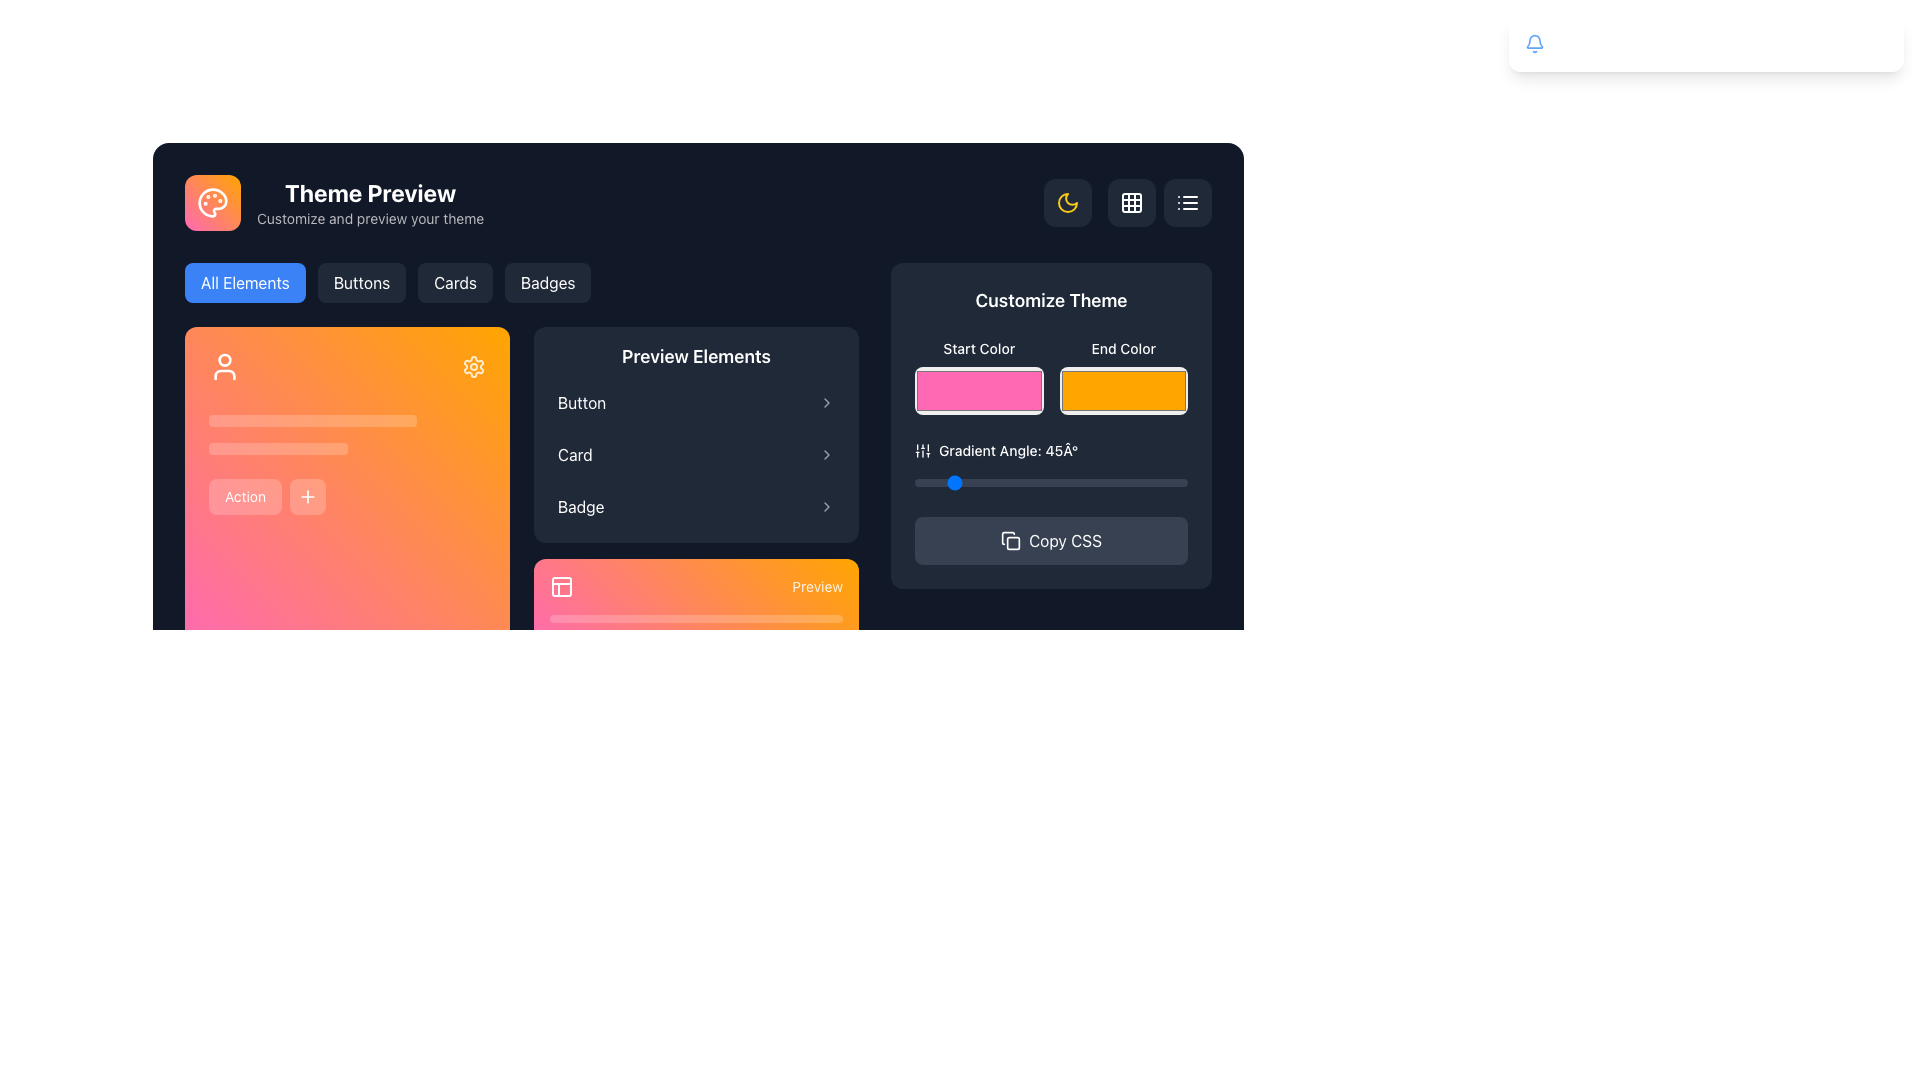 This screenshot has width=1920, height=1080. I want to click on the decorative progress bar, which is the shorter horizontal bar with a white, semi-transparent fill located below another similar bar in the left-side panel of the application, so click(277, 447).